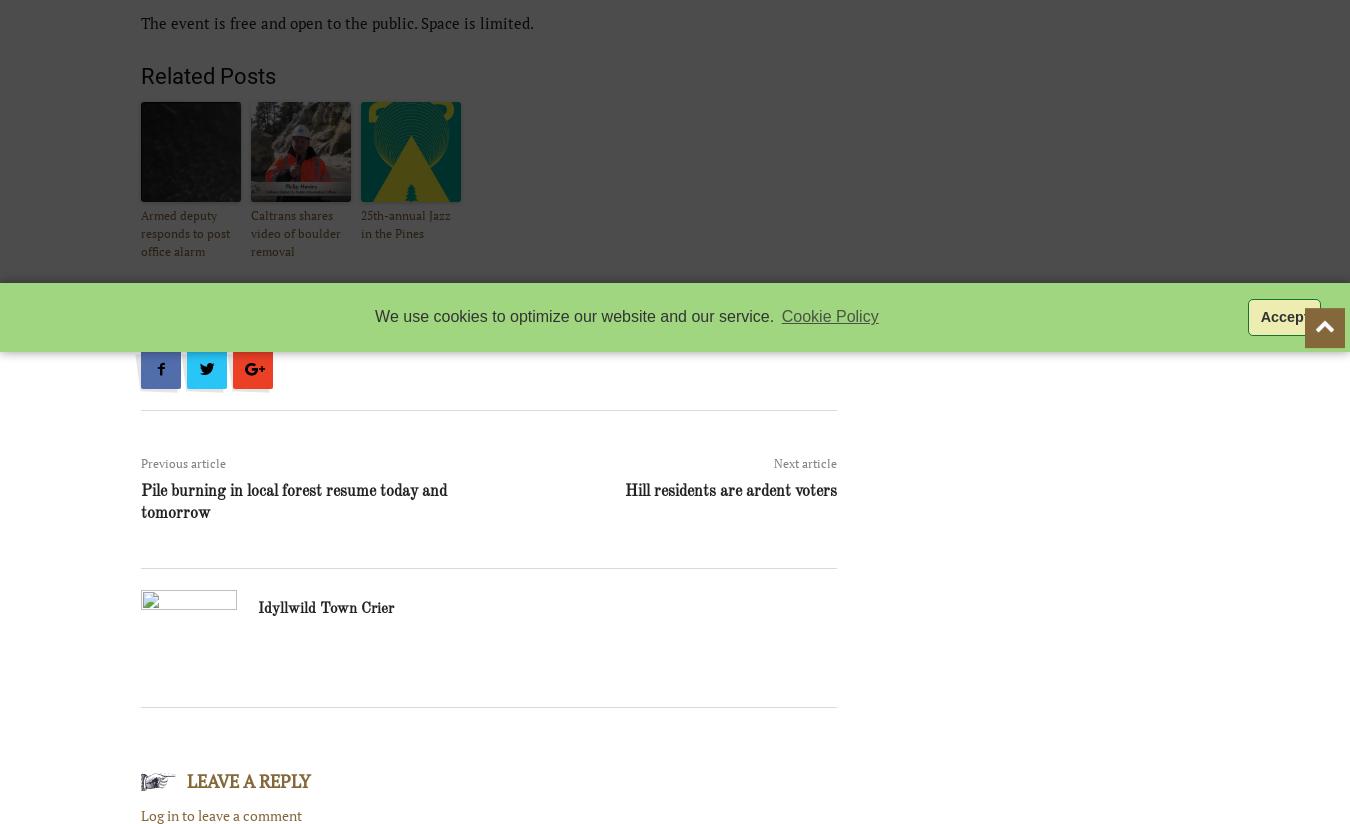 Image resolution: width=1350 pixels, height=824 pixels. I want to click on 'Idyllwild Town Crier', so click(256, 609).